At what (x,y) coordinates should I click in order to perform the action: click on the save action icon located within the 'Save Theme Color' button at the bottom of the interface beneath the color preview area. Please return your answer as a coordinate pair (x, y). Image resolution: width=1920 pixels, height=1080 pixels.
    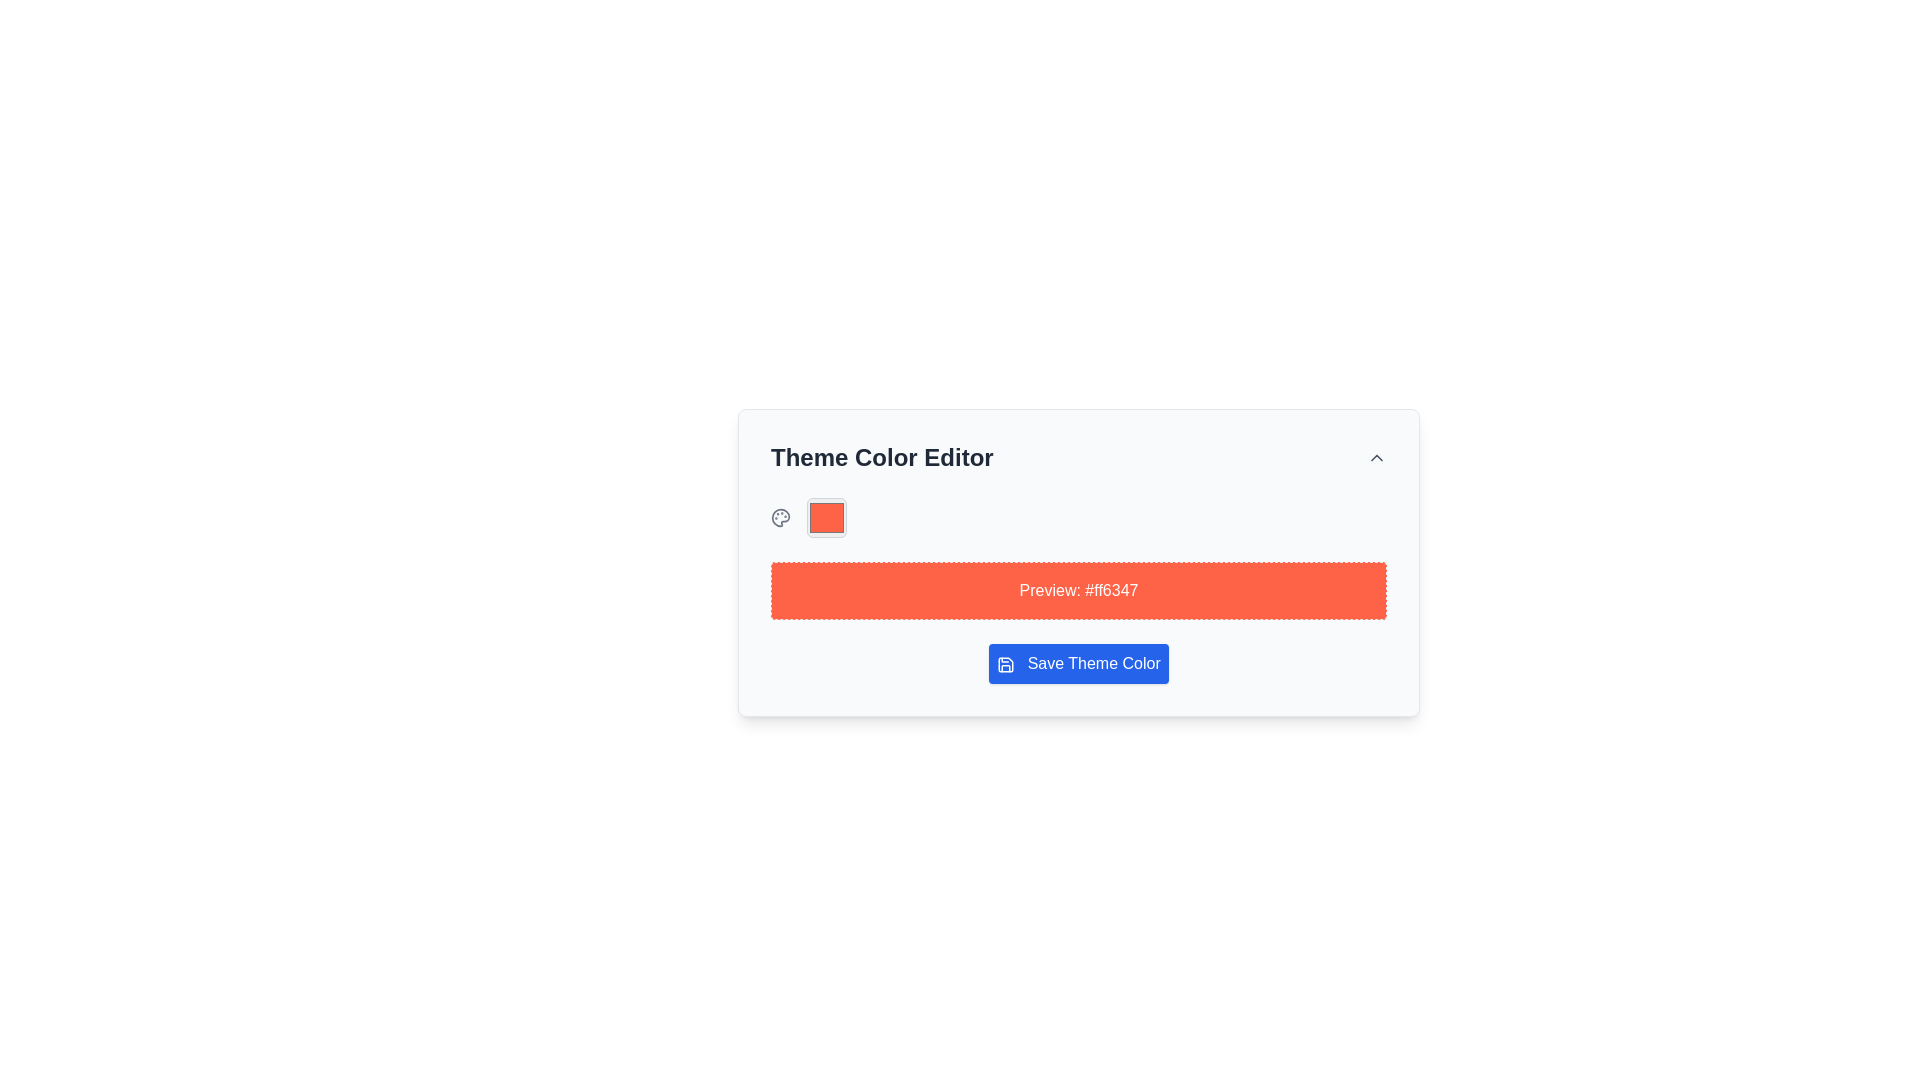
    Looking at the image, I should click on (1006, 664).